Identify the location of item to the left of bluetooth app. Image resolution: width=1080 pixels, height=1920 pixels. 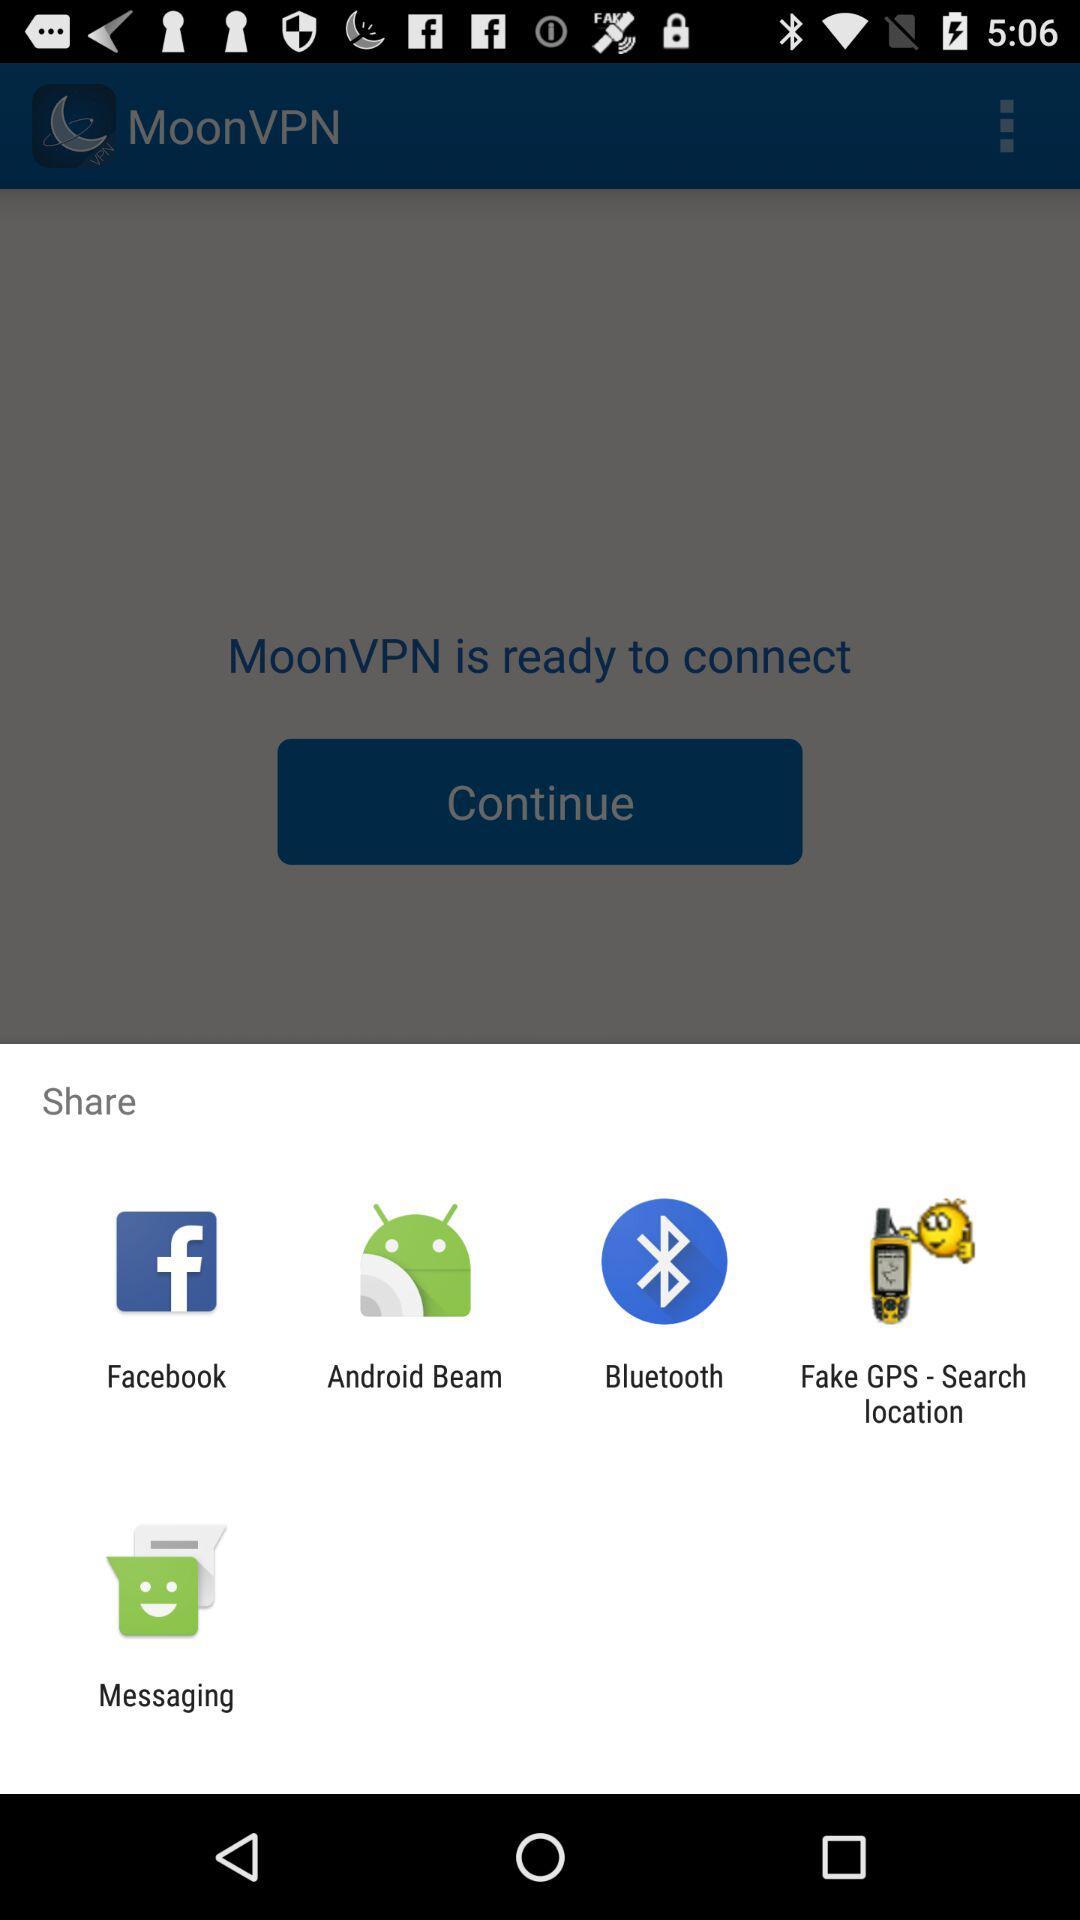
(414, 1392).